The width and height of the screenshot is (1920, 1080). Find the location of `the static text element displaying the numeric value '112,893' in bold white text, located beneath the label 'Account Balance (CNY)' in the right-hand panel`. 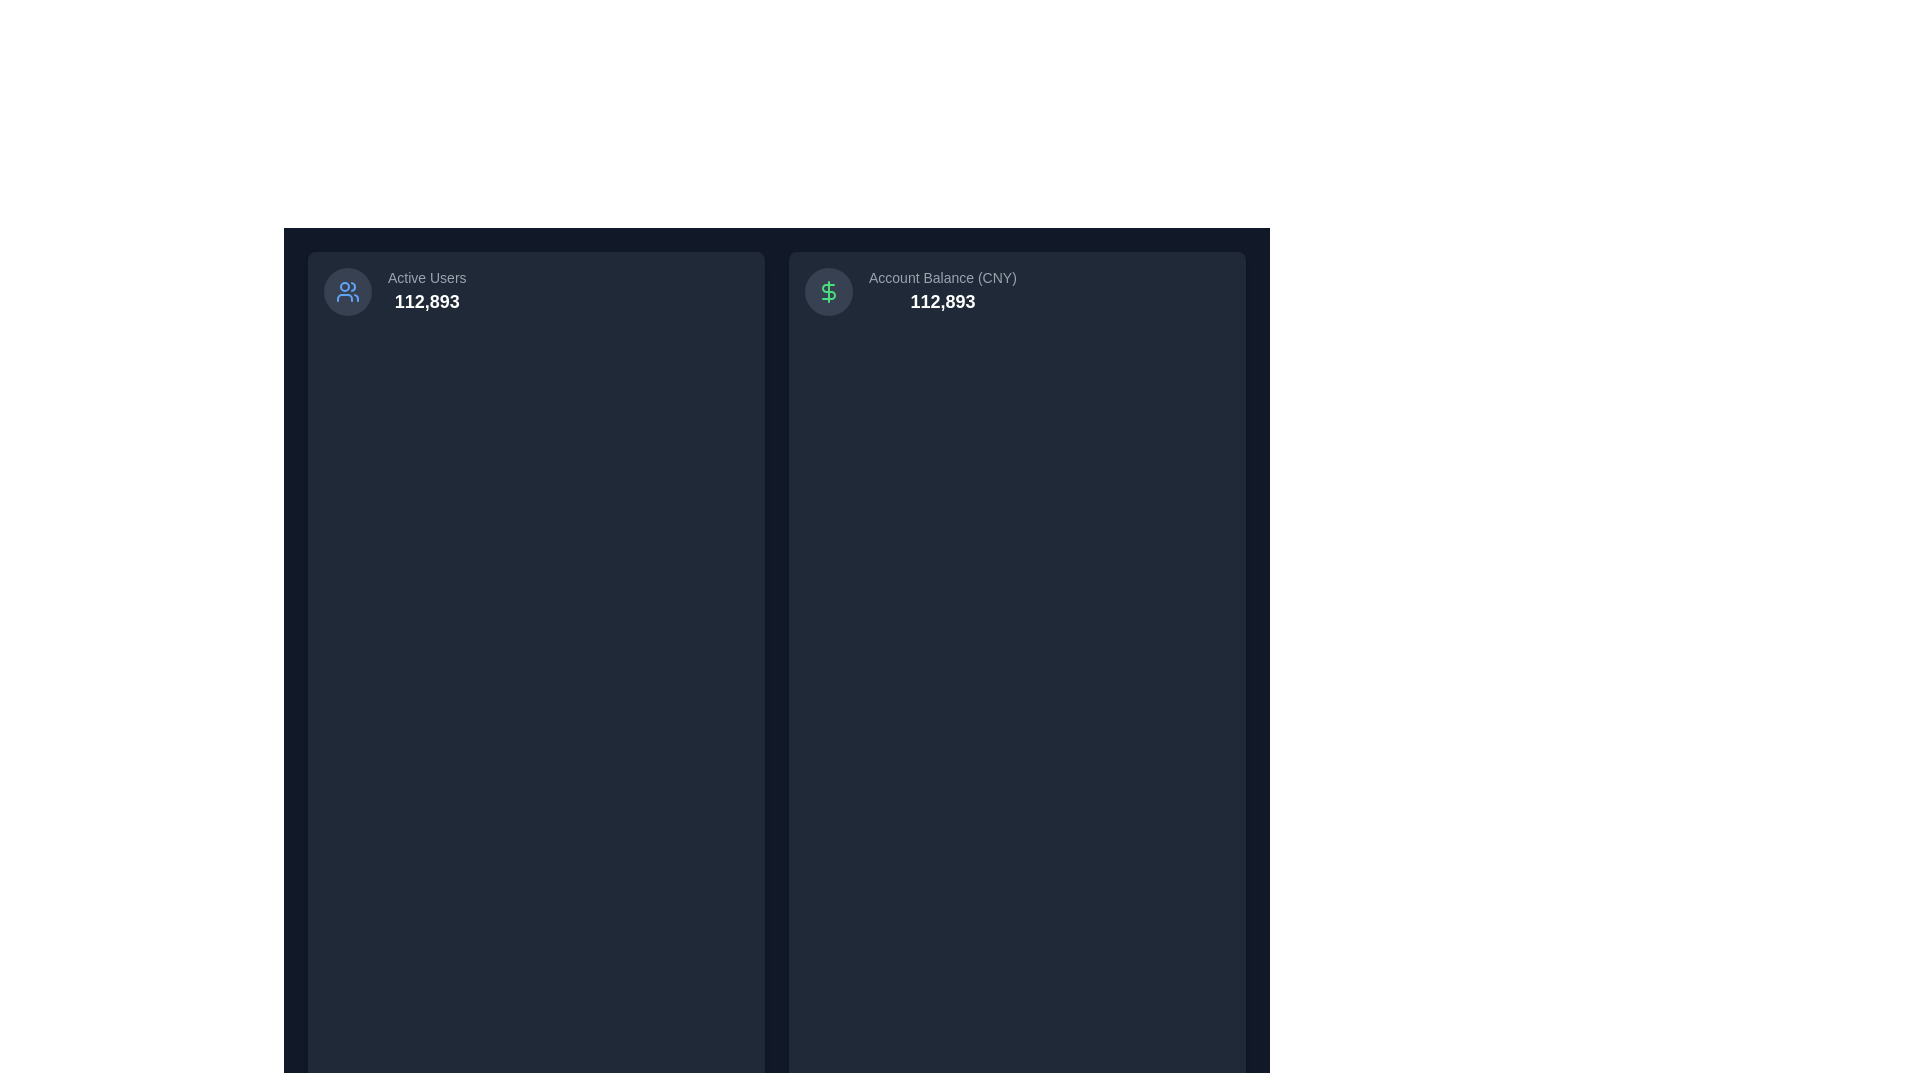

the static text element displaying the numeric value '112,893' in bold white text, located beneath the label 'Account Balance (CNY)' in the right-hand panel is located at coordinates (941, 301).